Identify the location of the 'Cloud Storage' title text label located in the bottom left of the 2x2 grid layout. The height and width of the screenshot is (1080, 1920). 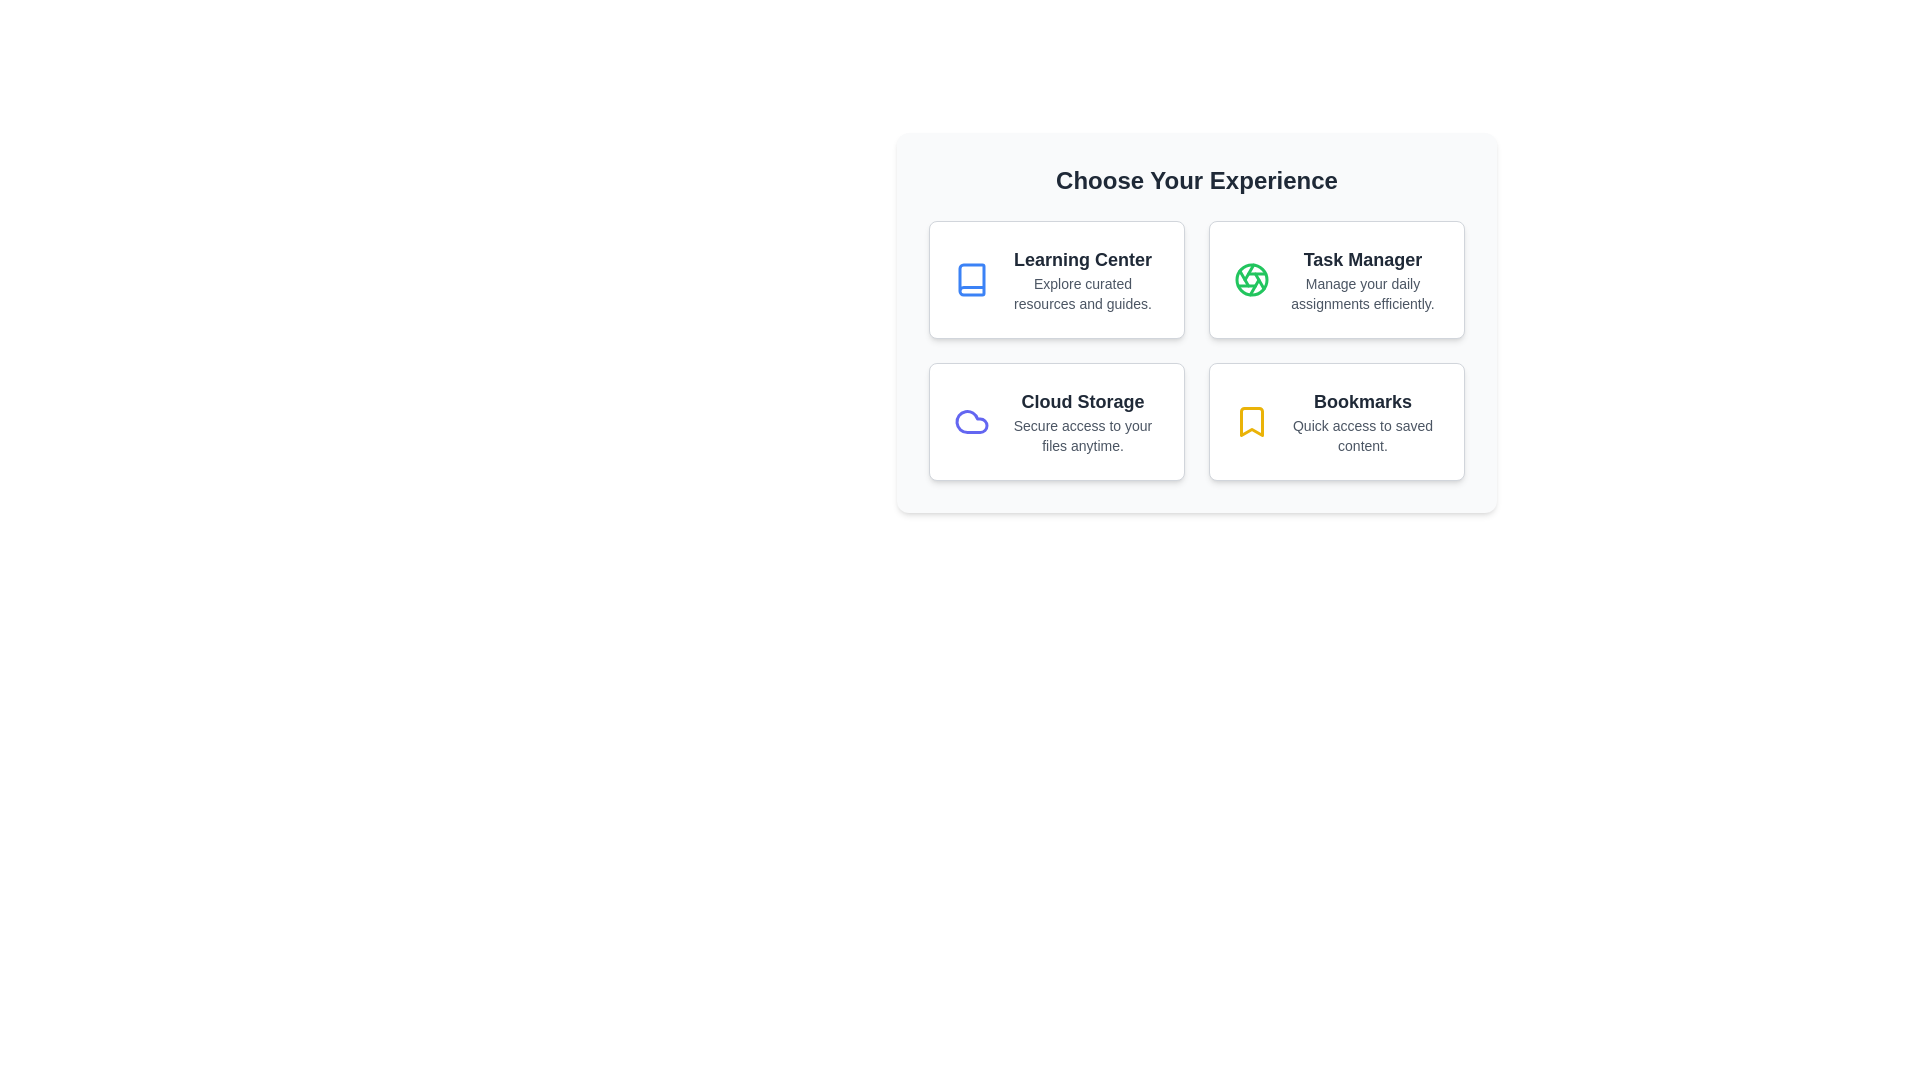
(1082, 401).